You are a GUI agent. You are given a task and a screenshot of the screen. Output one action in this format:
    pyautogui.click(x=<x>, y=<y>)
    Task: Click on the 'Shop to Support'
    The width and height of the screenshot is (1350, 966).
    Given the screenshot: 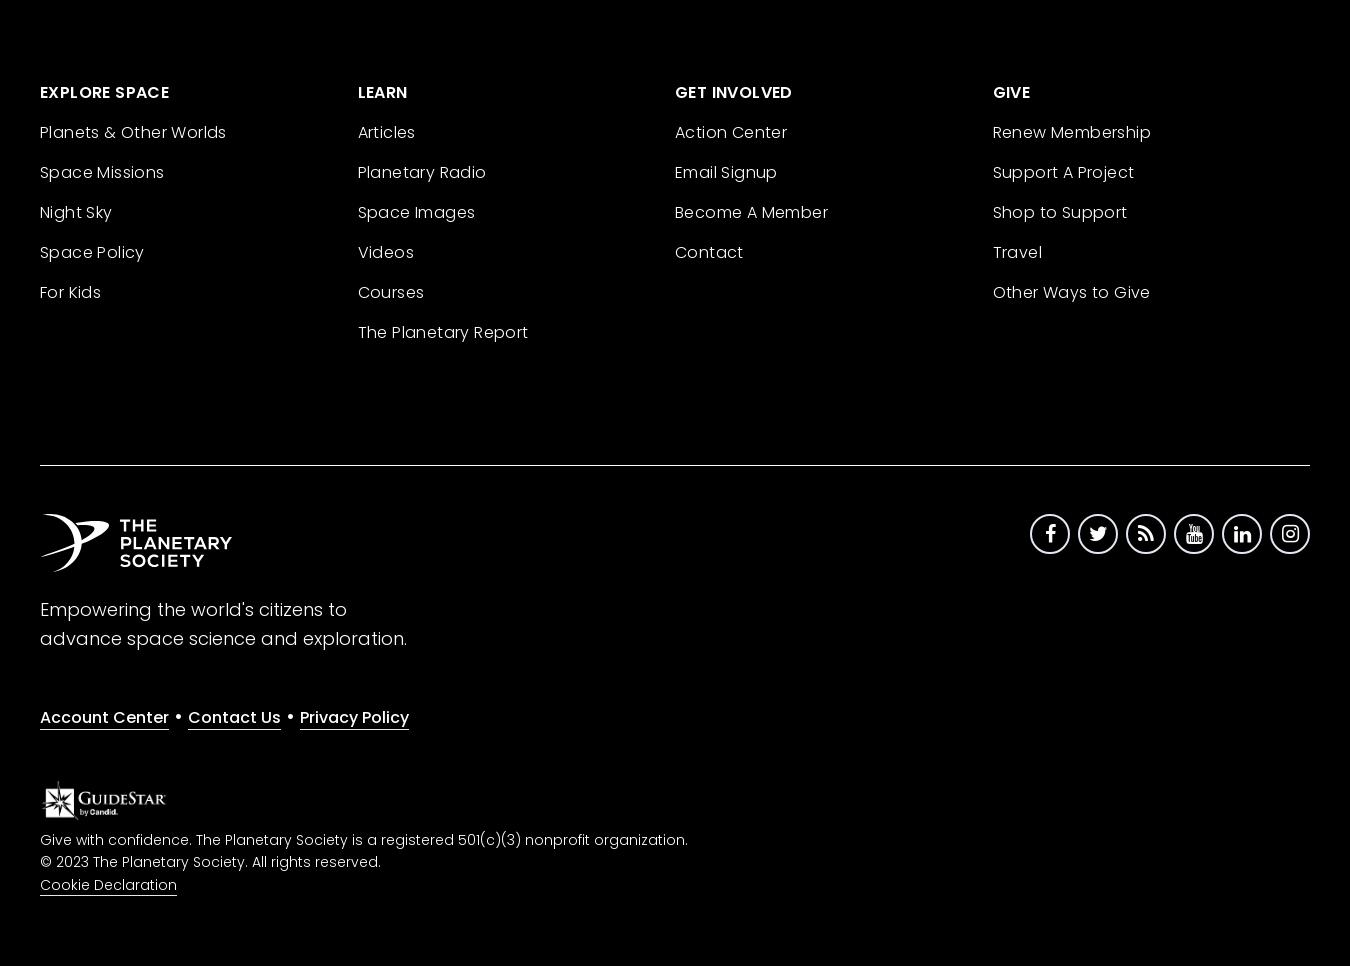 What is the action you would take?
    pyautogui.click(x=1059, y=210)
    